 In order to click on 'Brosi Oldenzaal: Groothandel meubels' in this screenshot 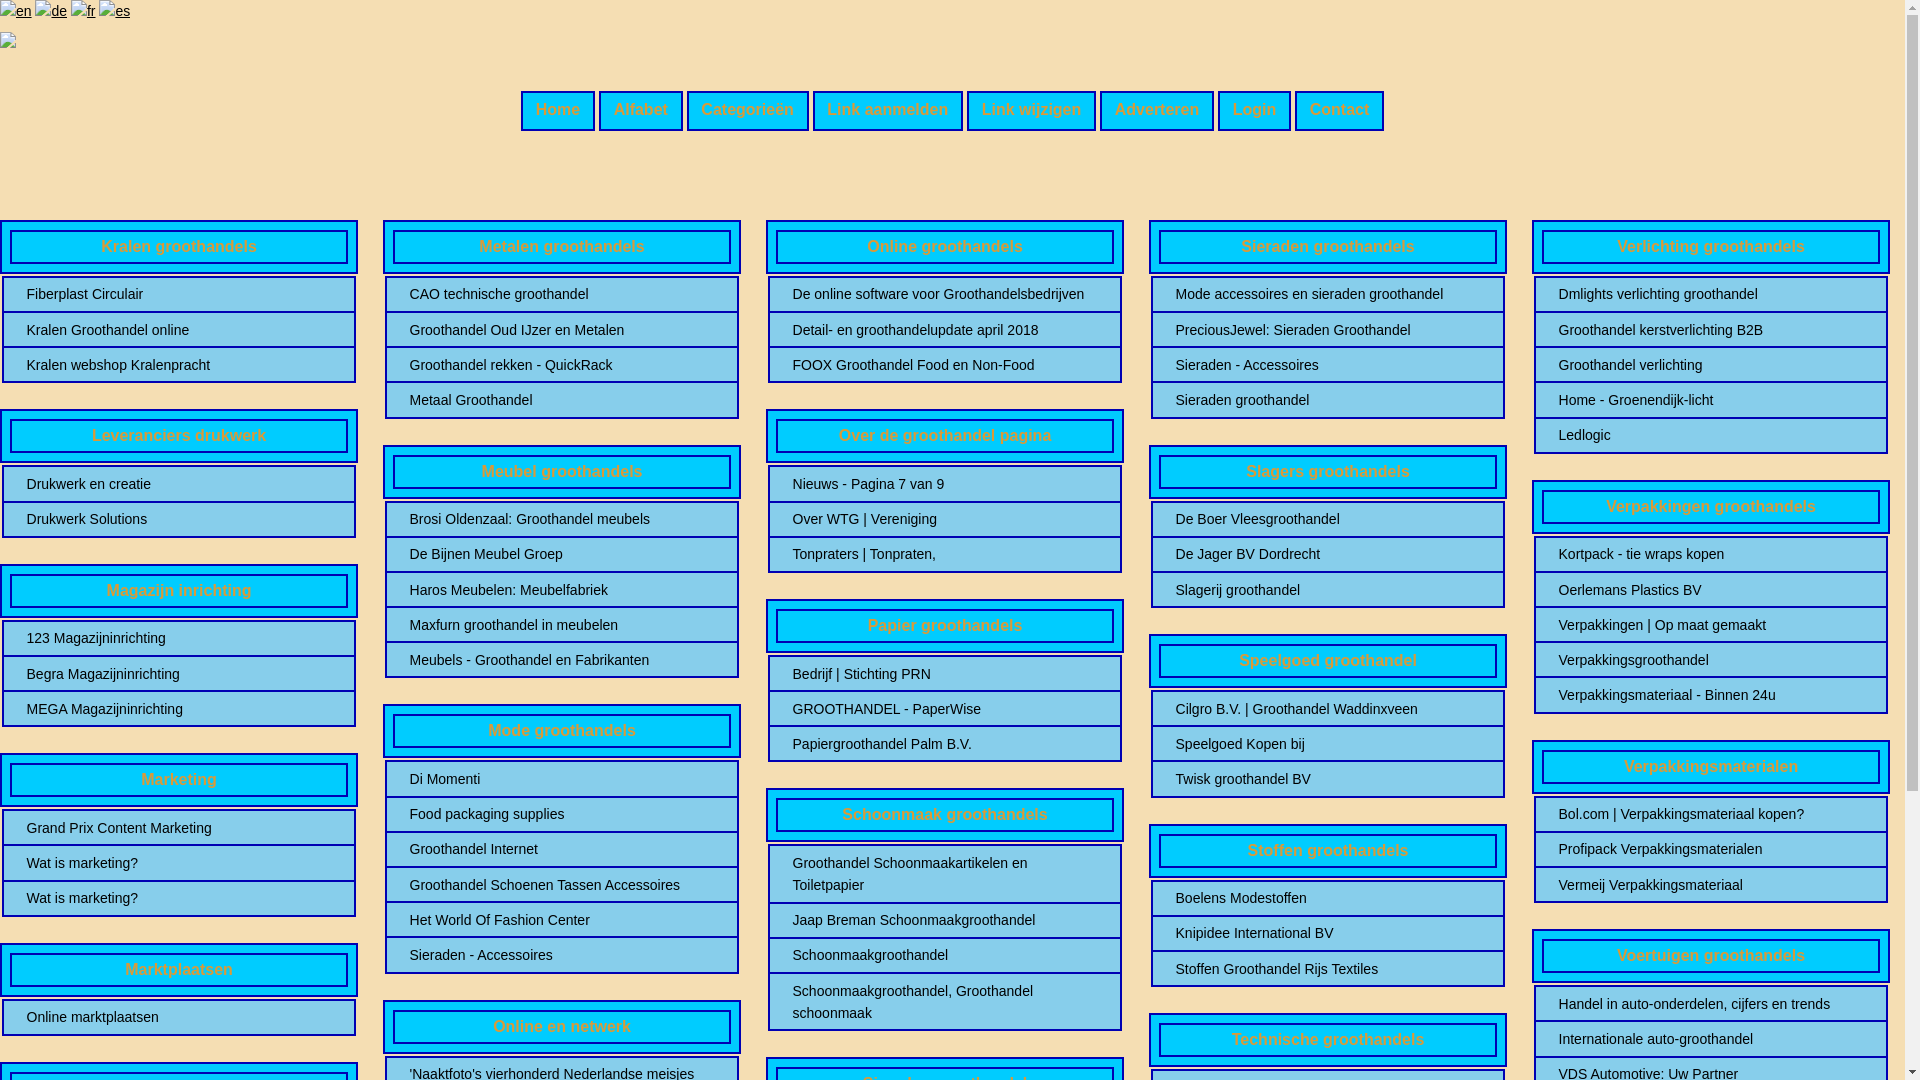, I will do `click(561, 518)`.